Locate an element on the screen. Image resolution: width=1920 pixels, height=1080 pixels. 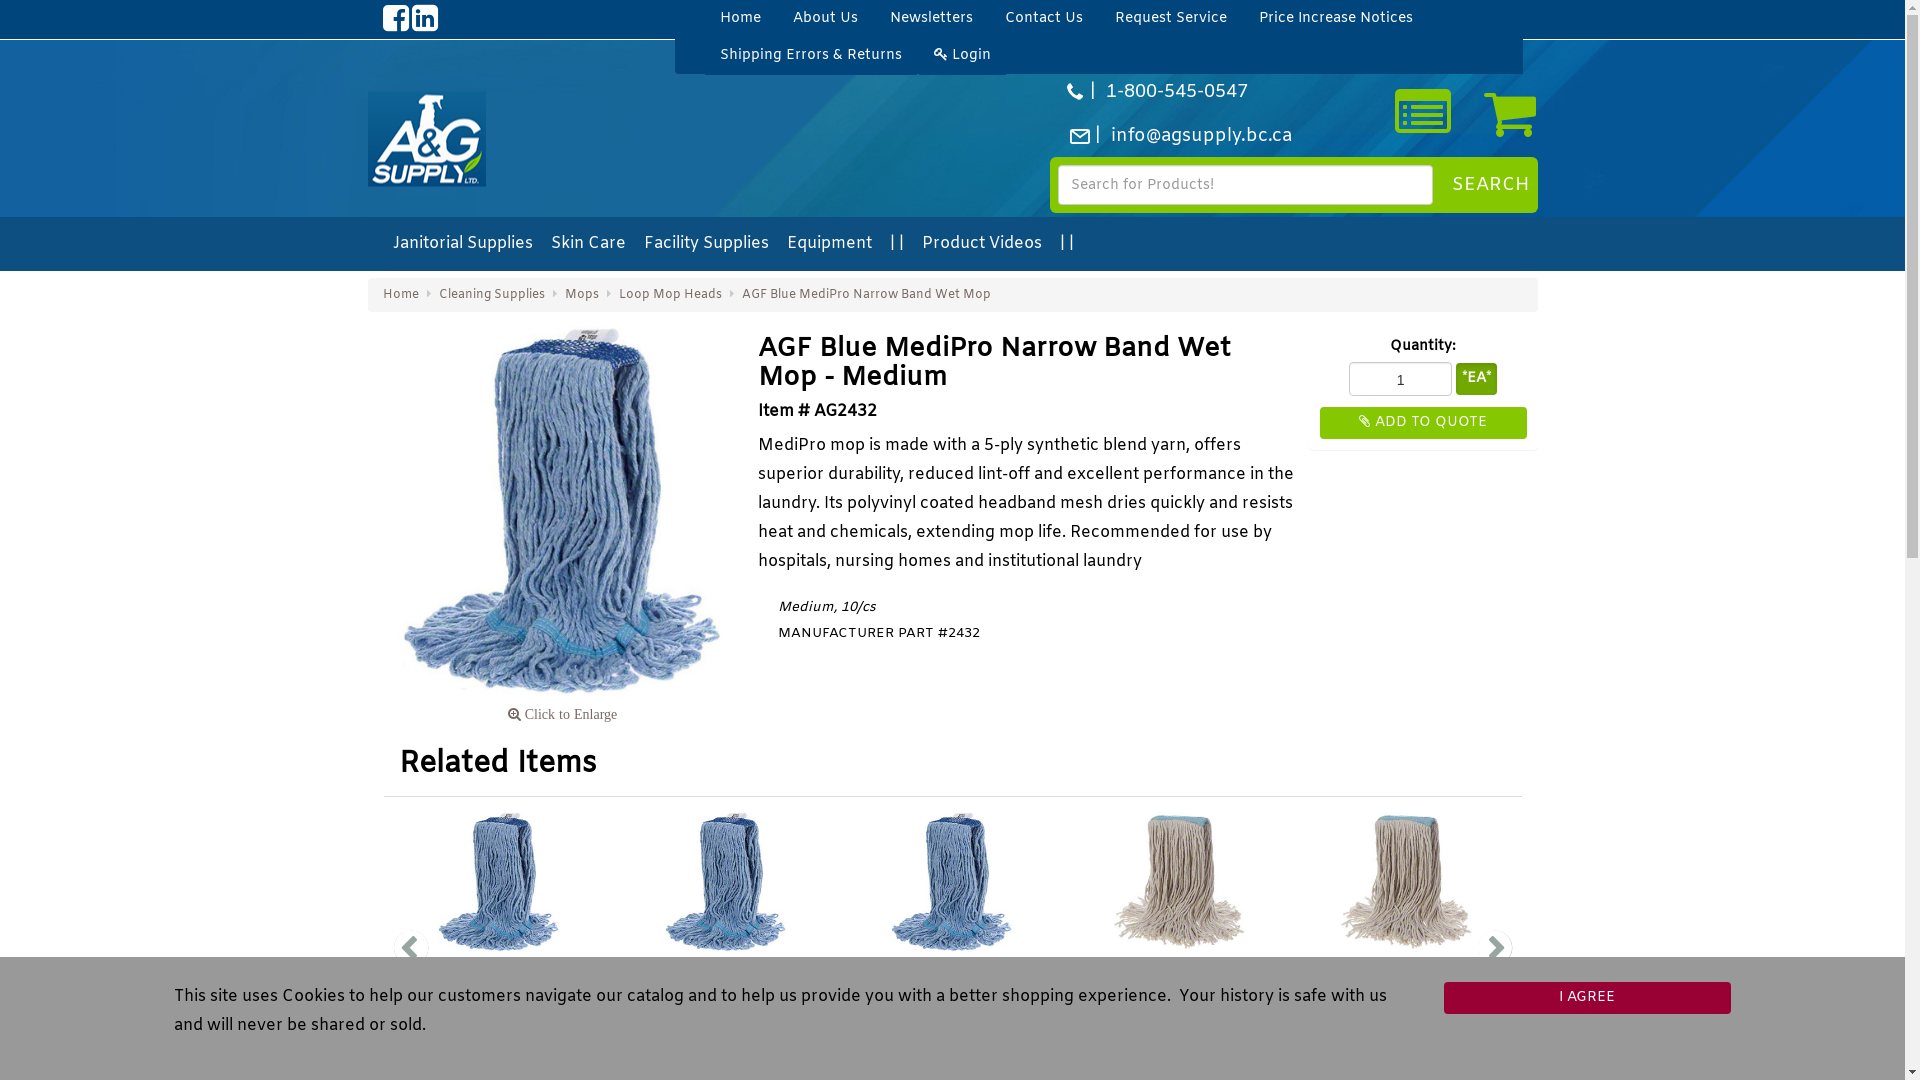
'ADD TO QUOTE' is located at coordinates (1422, 422).